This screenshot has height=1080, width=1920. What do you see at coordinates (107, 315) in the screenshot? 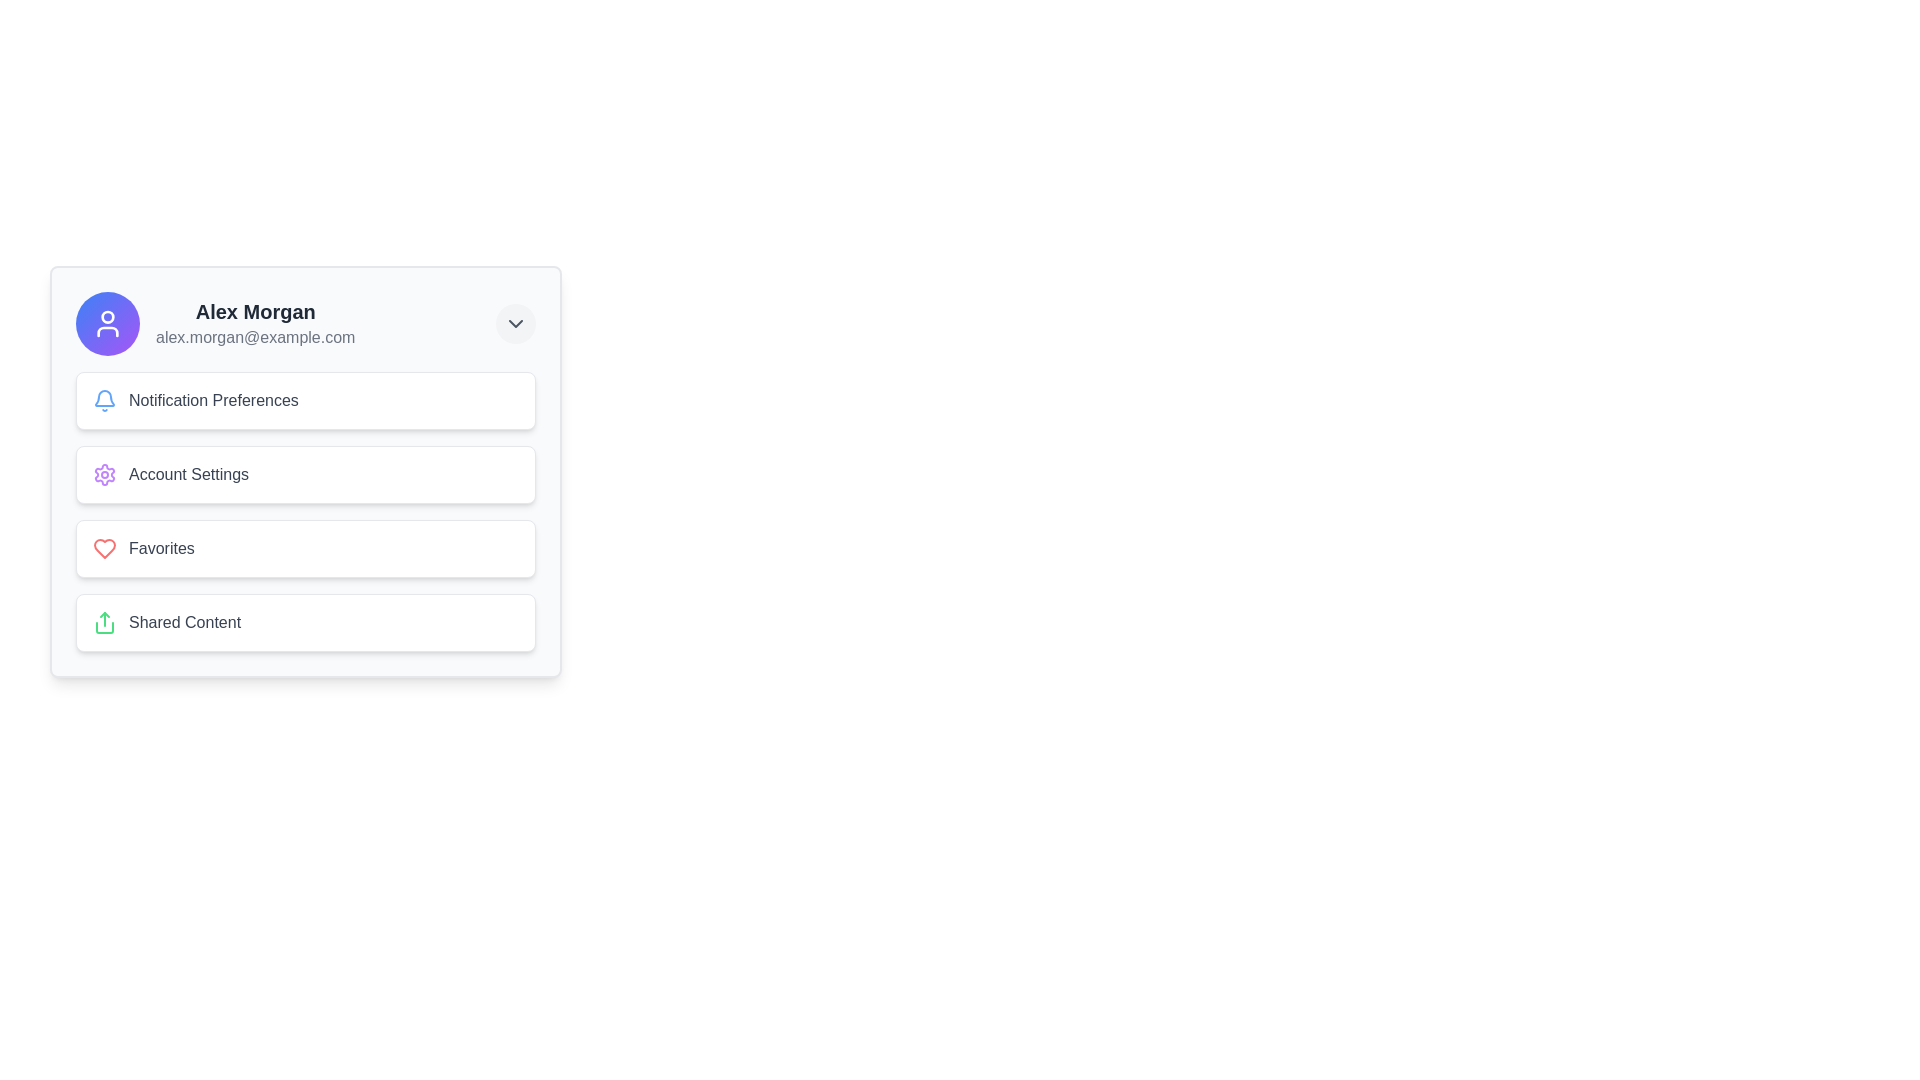
I see `the SVG Circle representing the head part of the user avatar icon, located at the top-center position within the user profile avatar icon, which is to the left of the 'Alex Morgan' text heading` at bounding box center [107, 315].